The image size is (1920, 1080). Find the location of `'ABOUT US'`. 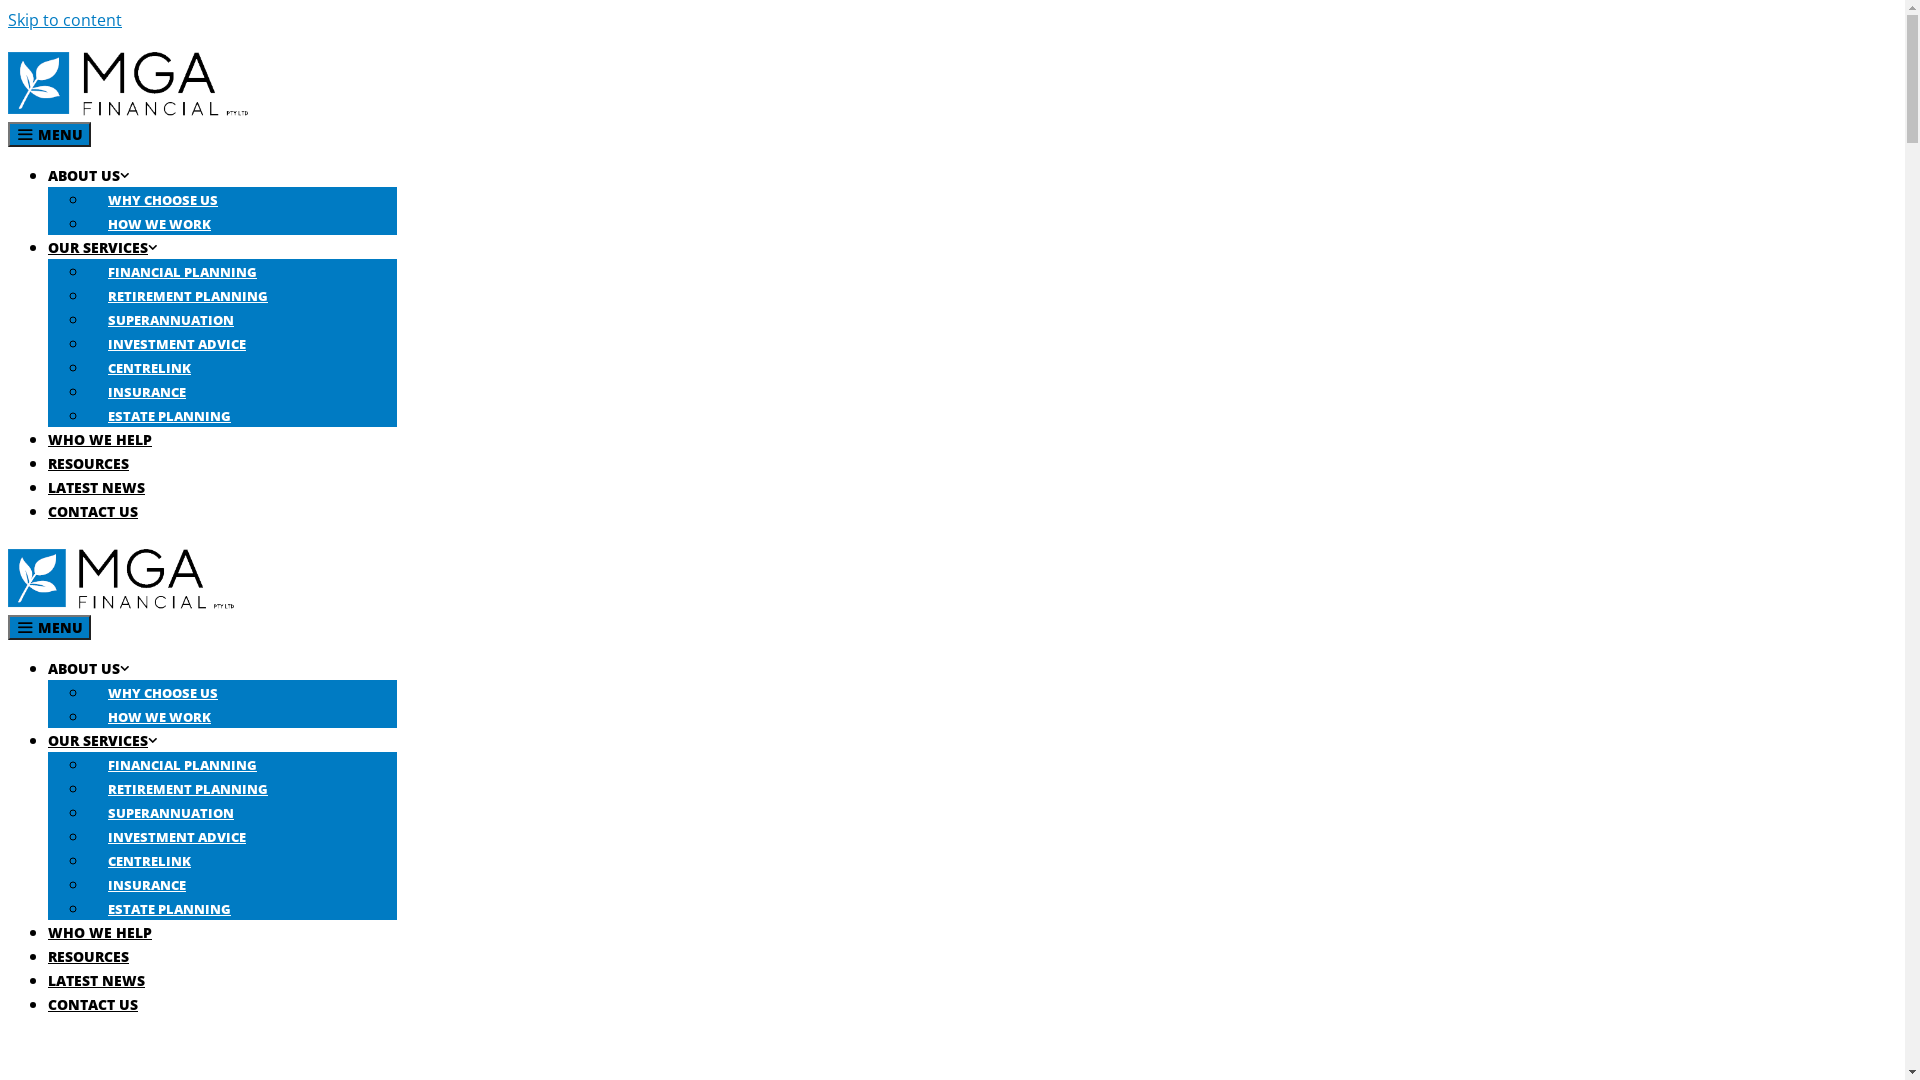

'ABOUT US' is located at coordinates (48, 174).